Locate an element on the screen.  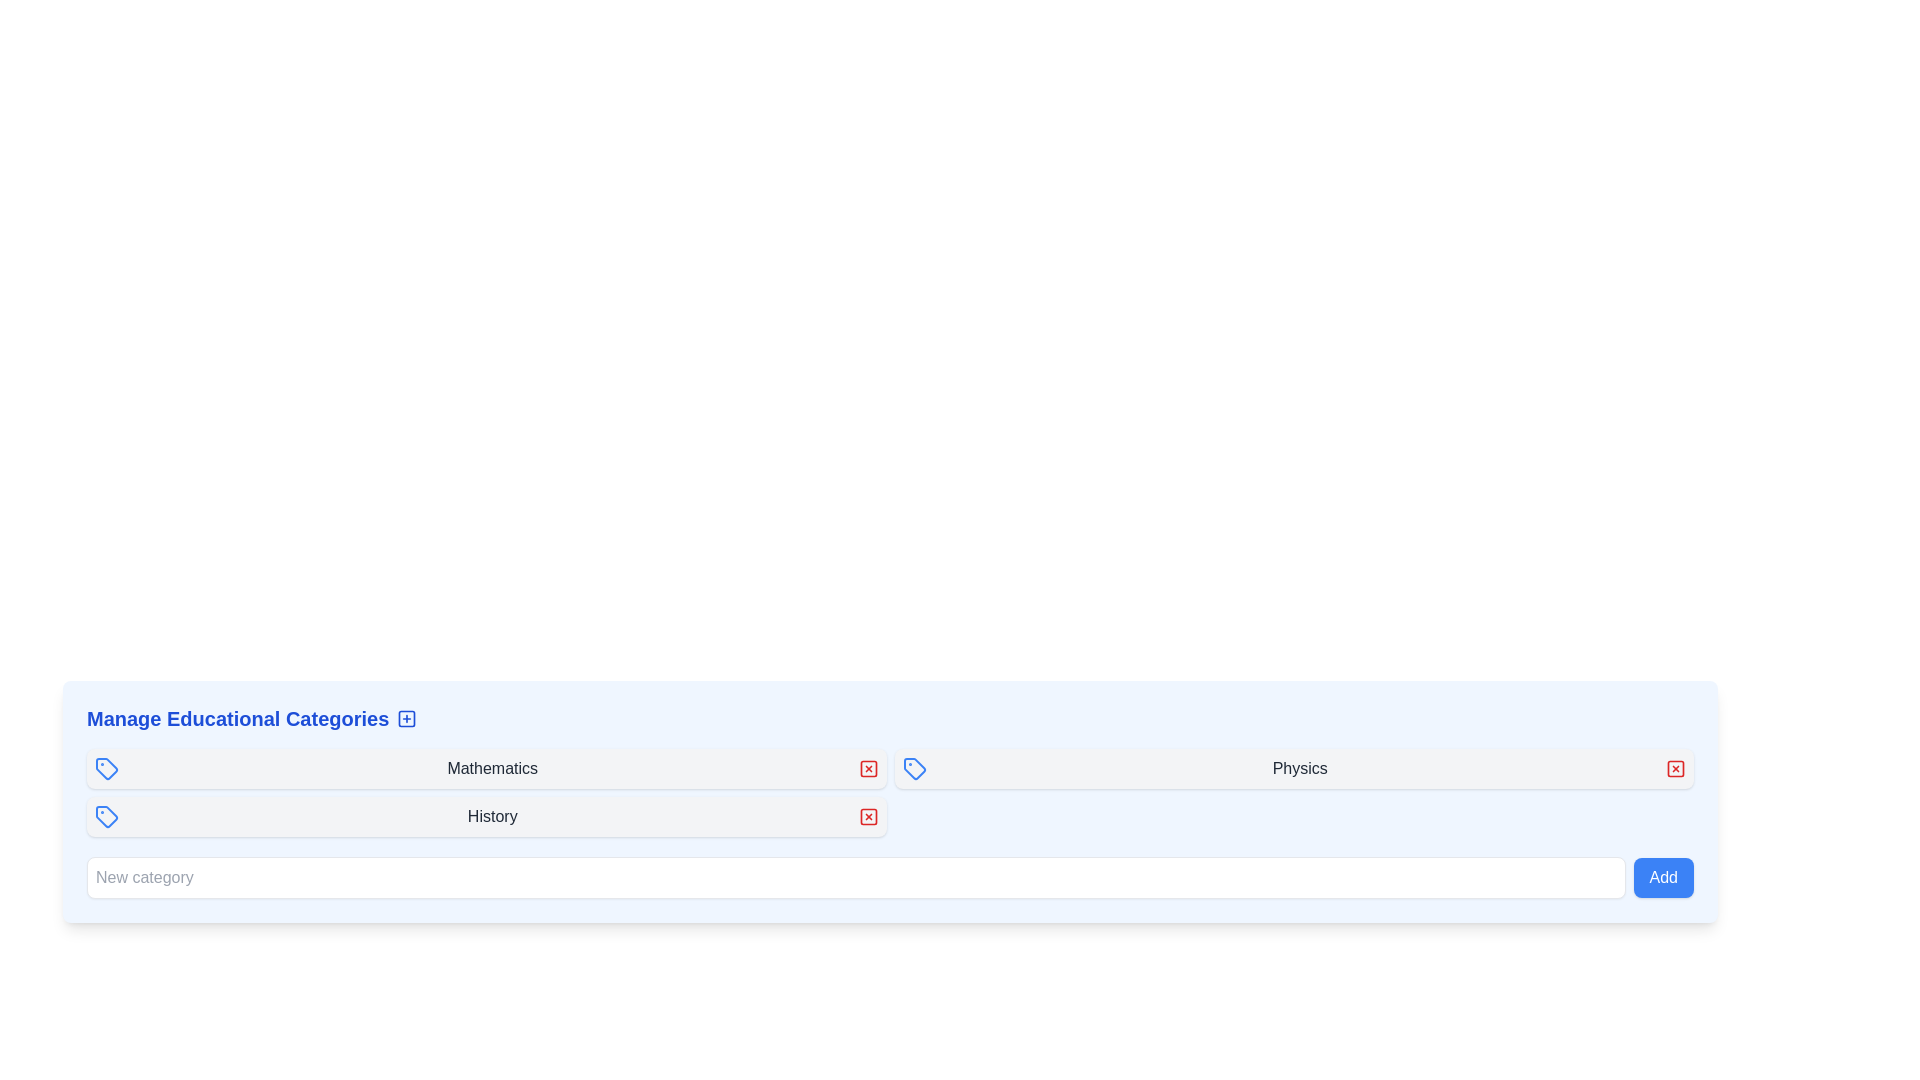
the 'History' label that indicates an educational category, centrally located in a horizontal row between a tag icon and an action button is located at coordinates (492, 817).